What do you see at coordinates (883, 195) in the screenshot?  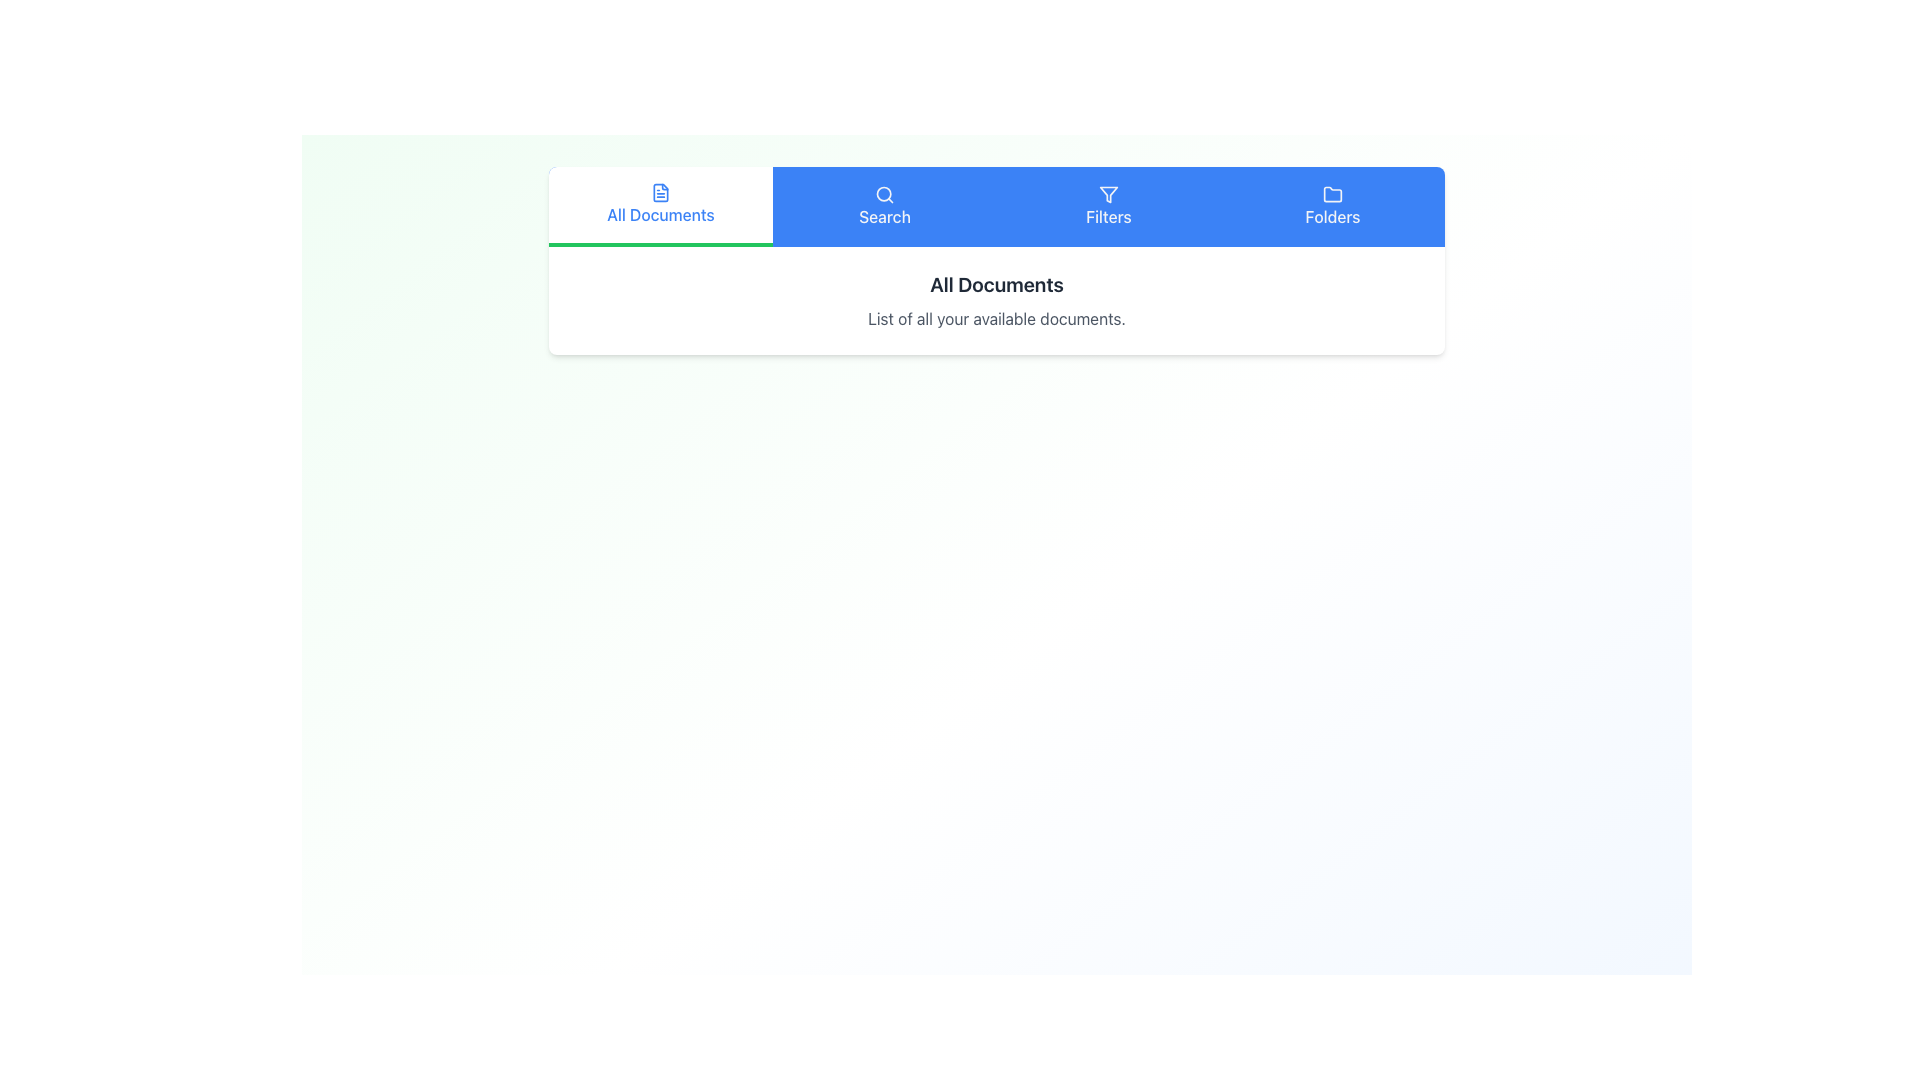 I see `the magnifying glass icon in the second column of the horizontal menu bar to initiate a search action` at bounding box center [883, 195].